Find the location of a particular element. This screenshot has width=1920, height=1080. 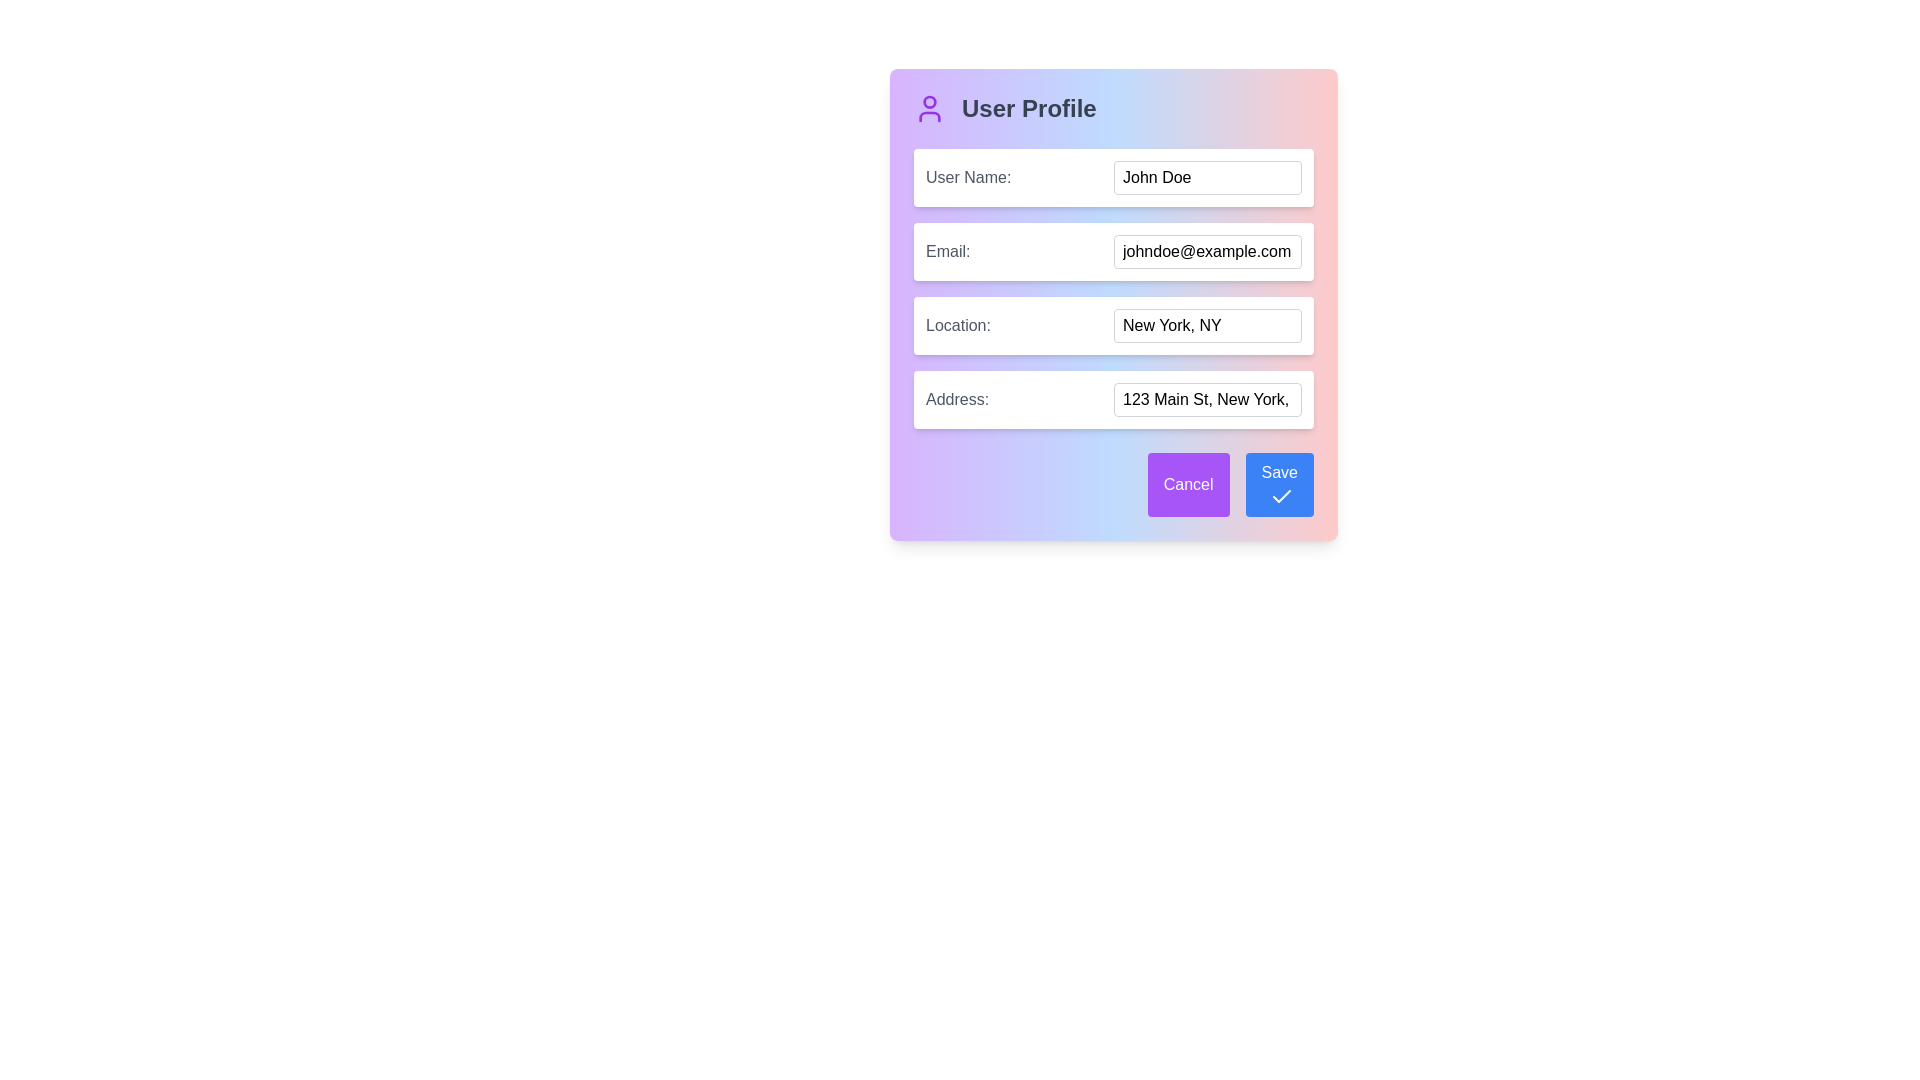

the check mark icon styled with a clean, minimalistic feather design, located to the right of the 'Save' text on the blue save button in the bottom-right corner of the modal dialog box is located at coordinates (1281, 496).